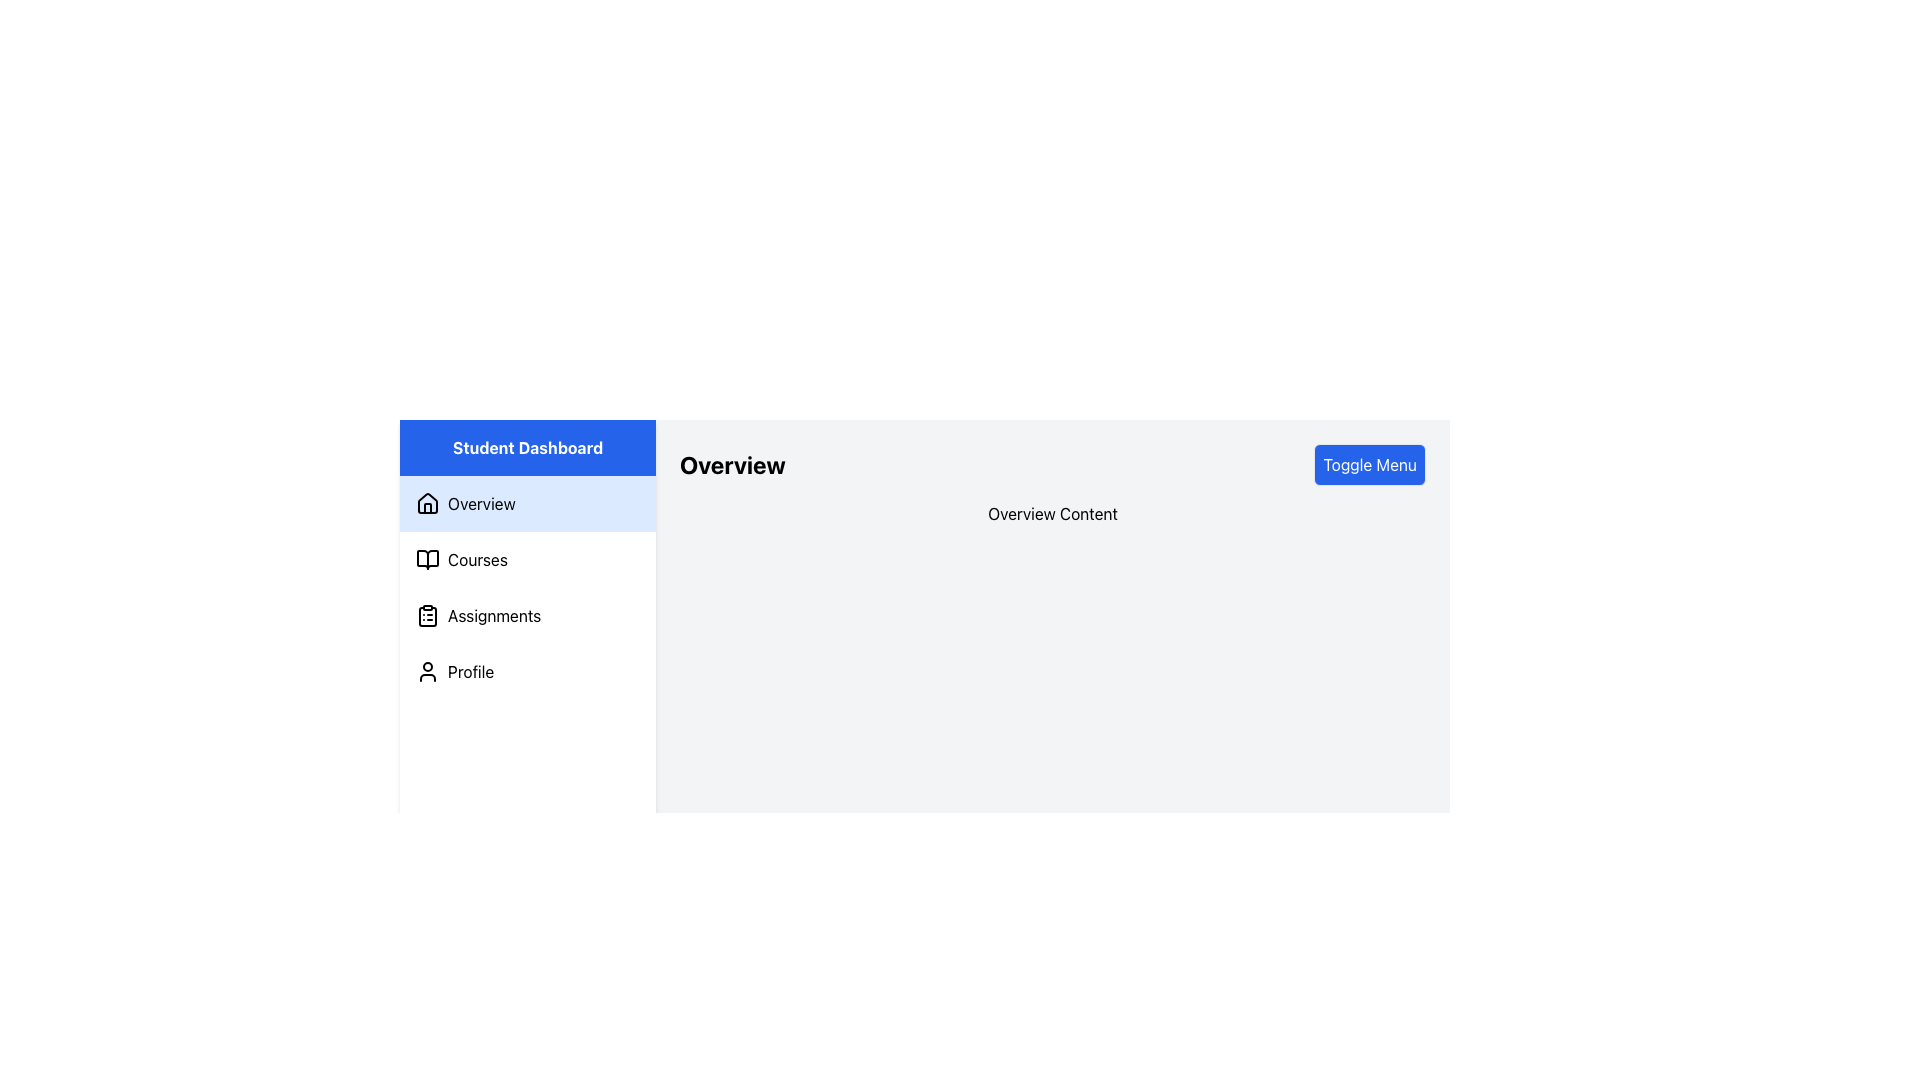 The width and height of the screenshot is (1920, 1080). What do you see at coordinates (1369, 465) in the screenshot?
I see `the button located in the top-right area of the content section` at bounding box center [1369, 465].